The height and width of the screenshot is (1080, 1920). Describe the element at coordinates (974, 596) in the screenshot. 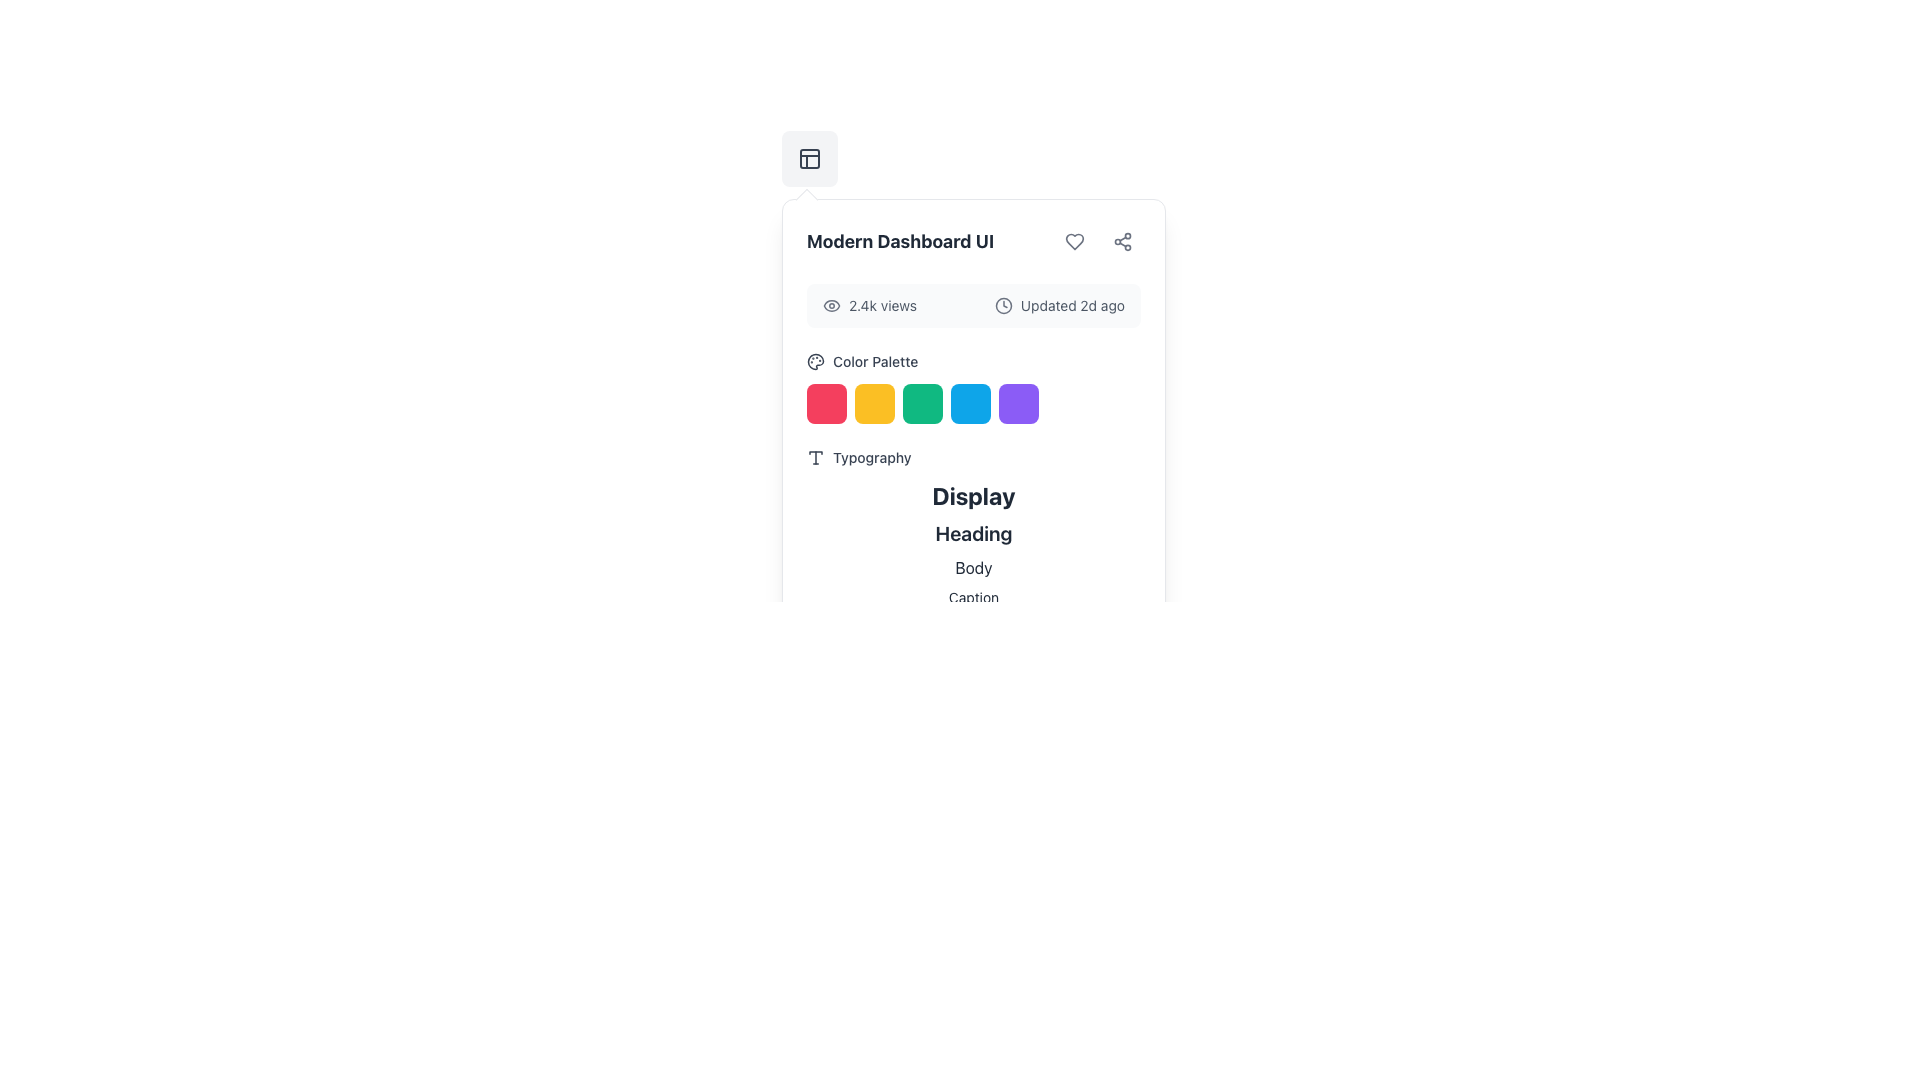

I see `the 'Caption' text label, which is styled with a smaller font size and gray color, positioned at the bottom of a vertical stack of text components` at that location.